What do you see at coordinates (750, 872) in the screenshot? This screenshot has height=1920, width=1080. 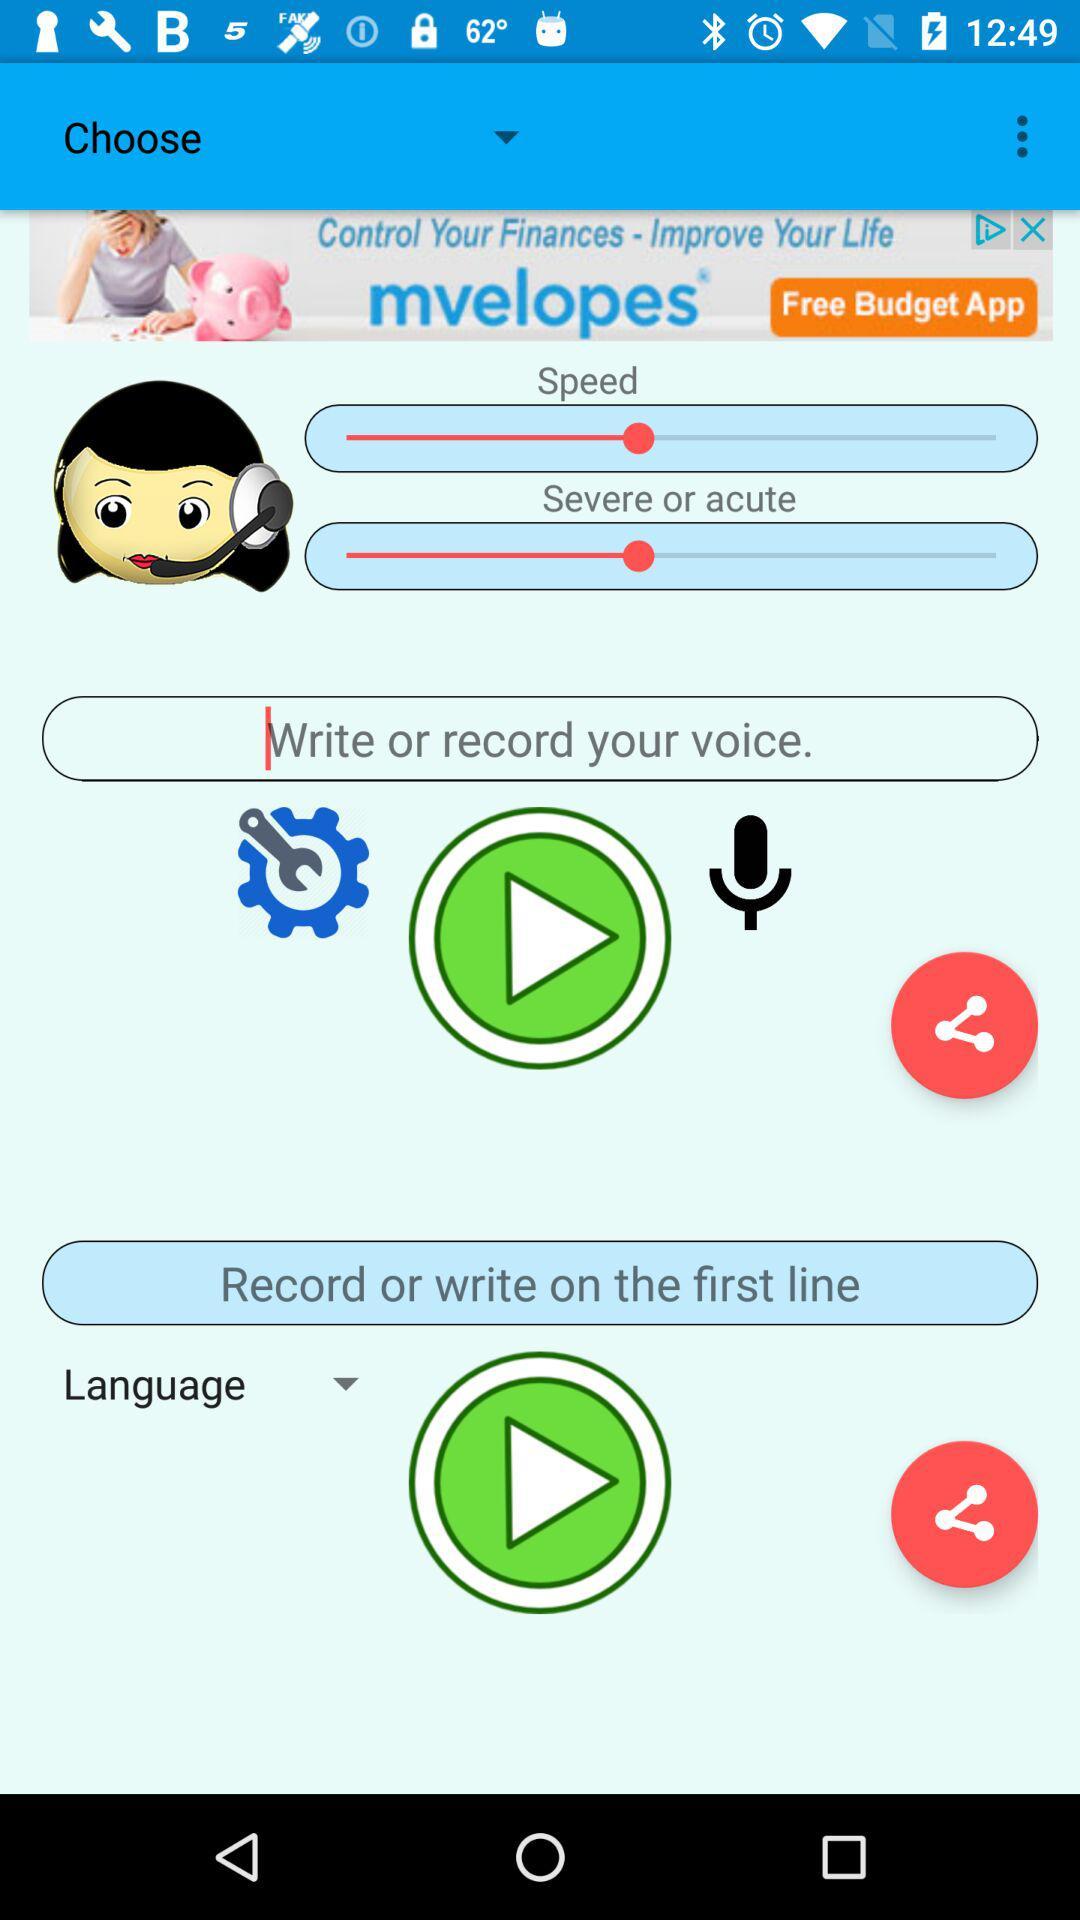 I see `record icon` at bounding box center [750, 872].